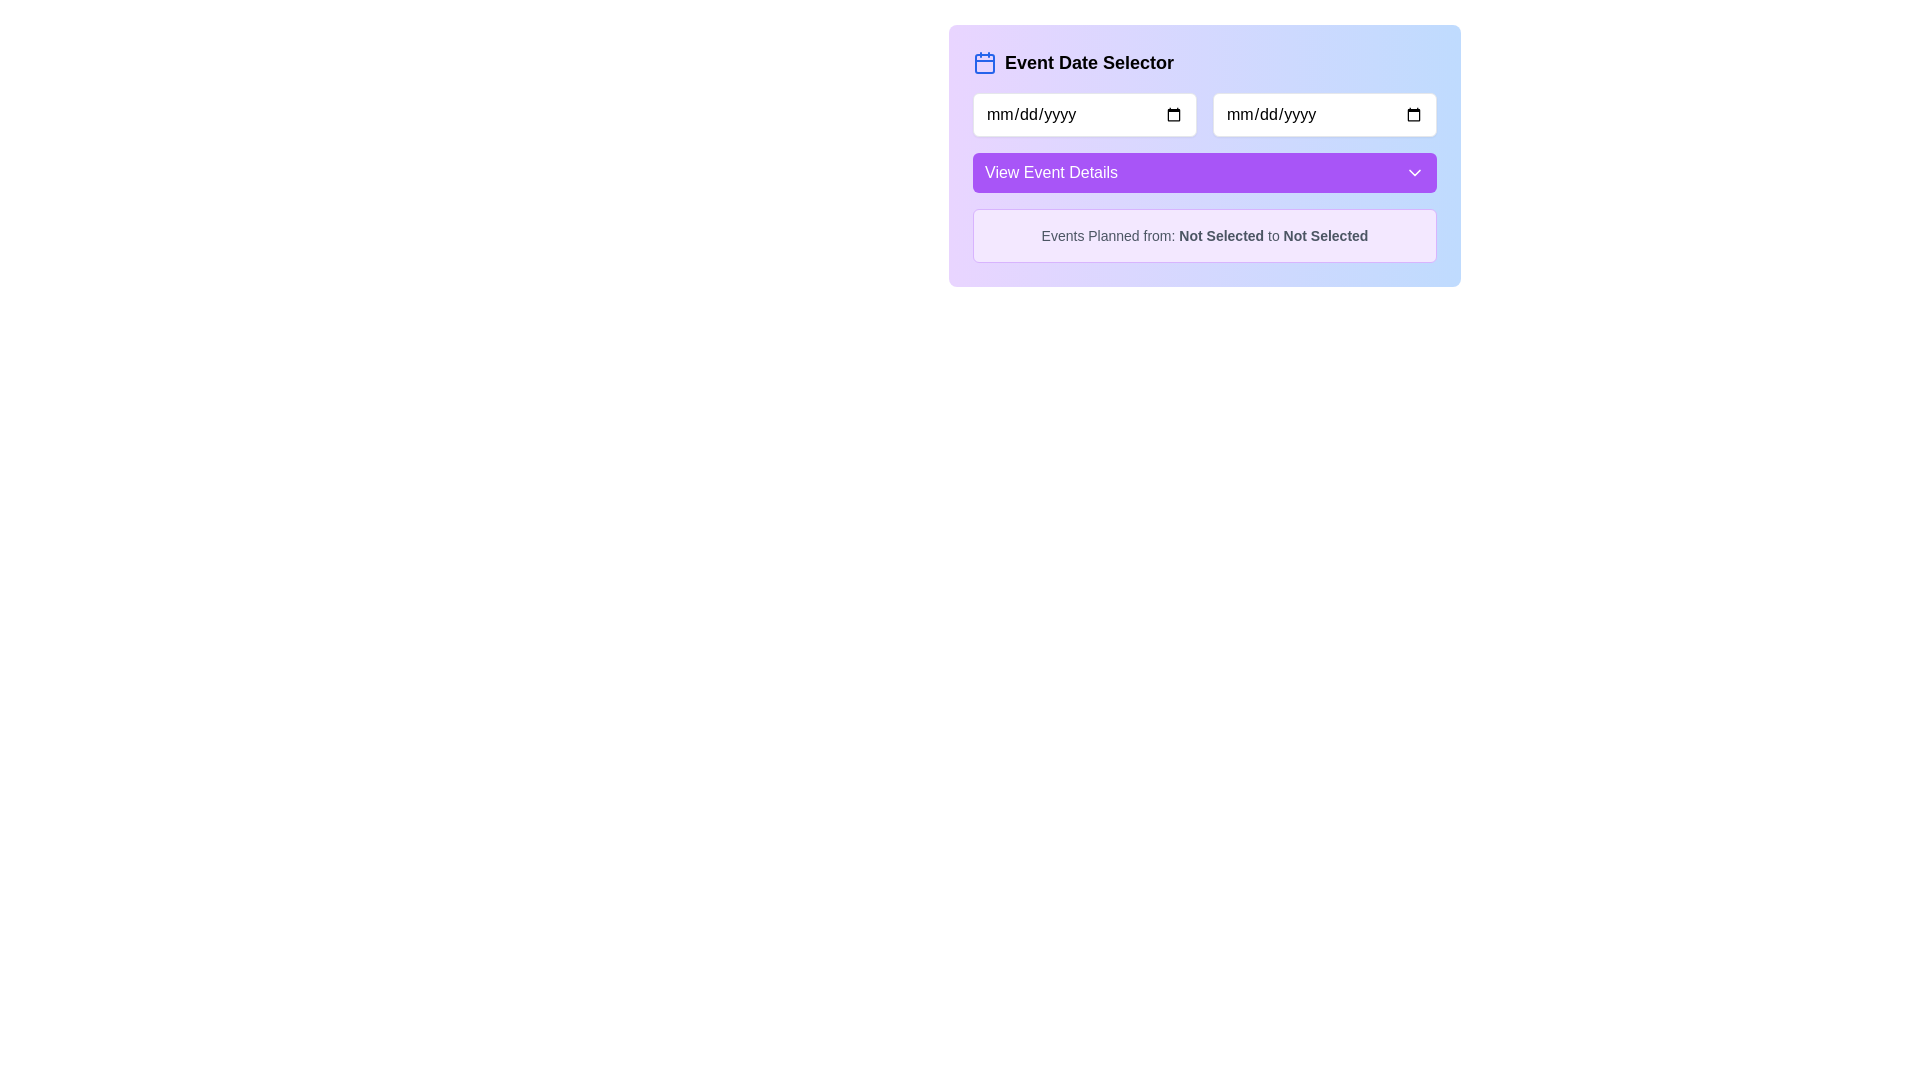 This screenshot has width=1920, height=1080. What do you see at coordinates (1203, 234) in the screenshot?
I see `the informational text box that displays the range of dates selected for the event planning feature, located beneath the 'View Event Details' button` at bounding box center [1203, 234].